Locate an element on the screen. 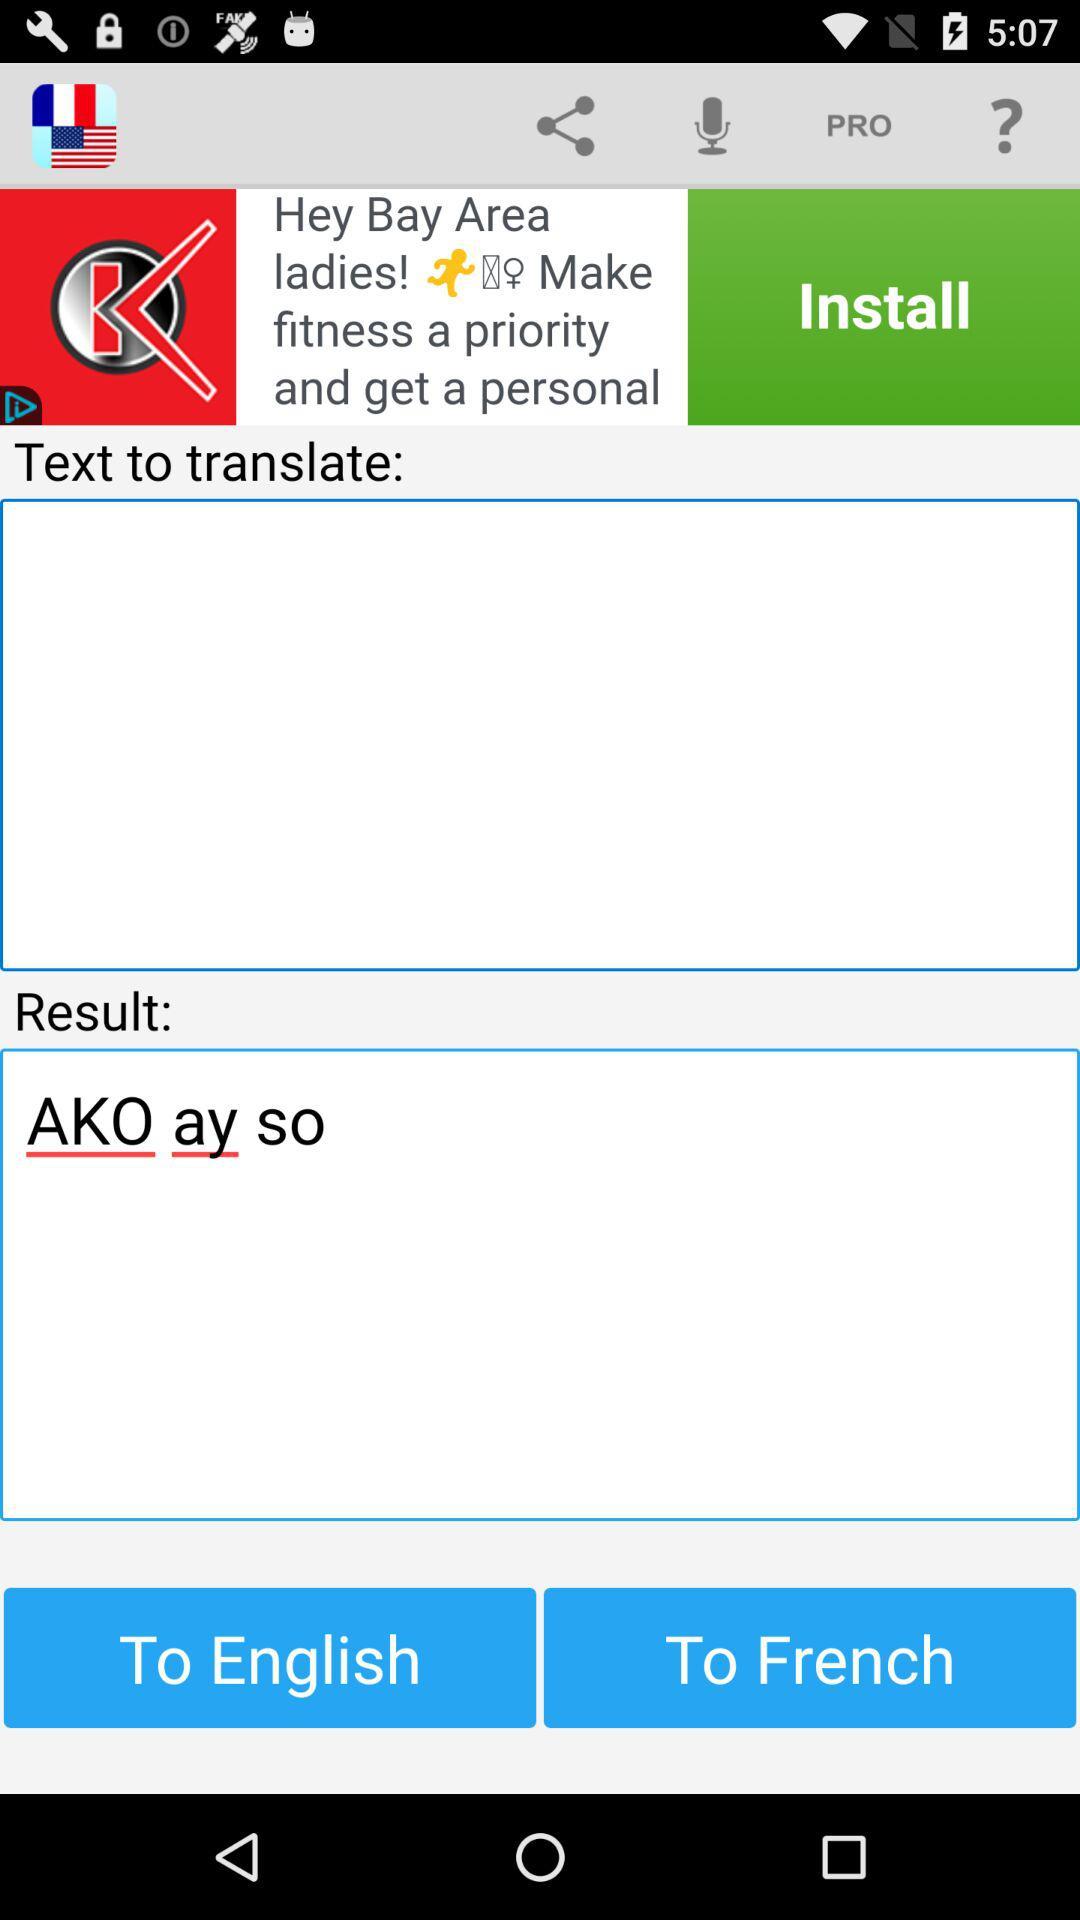  advertisement for a fitness advertisement for women is located at coordinates (540, 306).